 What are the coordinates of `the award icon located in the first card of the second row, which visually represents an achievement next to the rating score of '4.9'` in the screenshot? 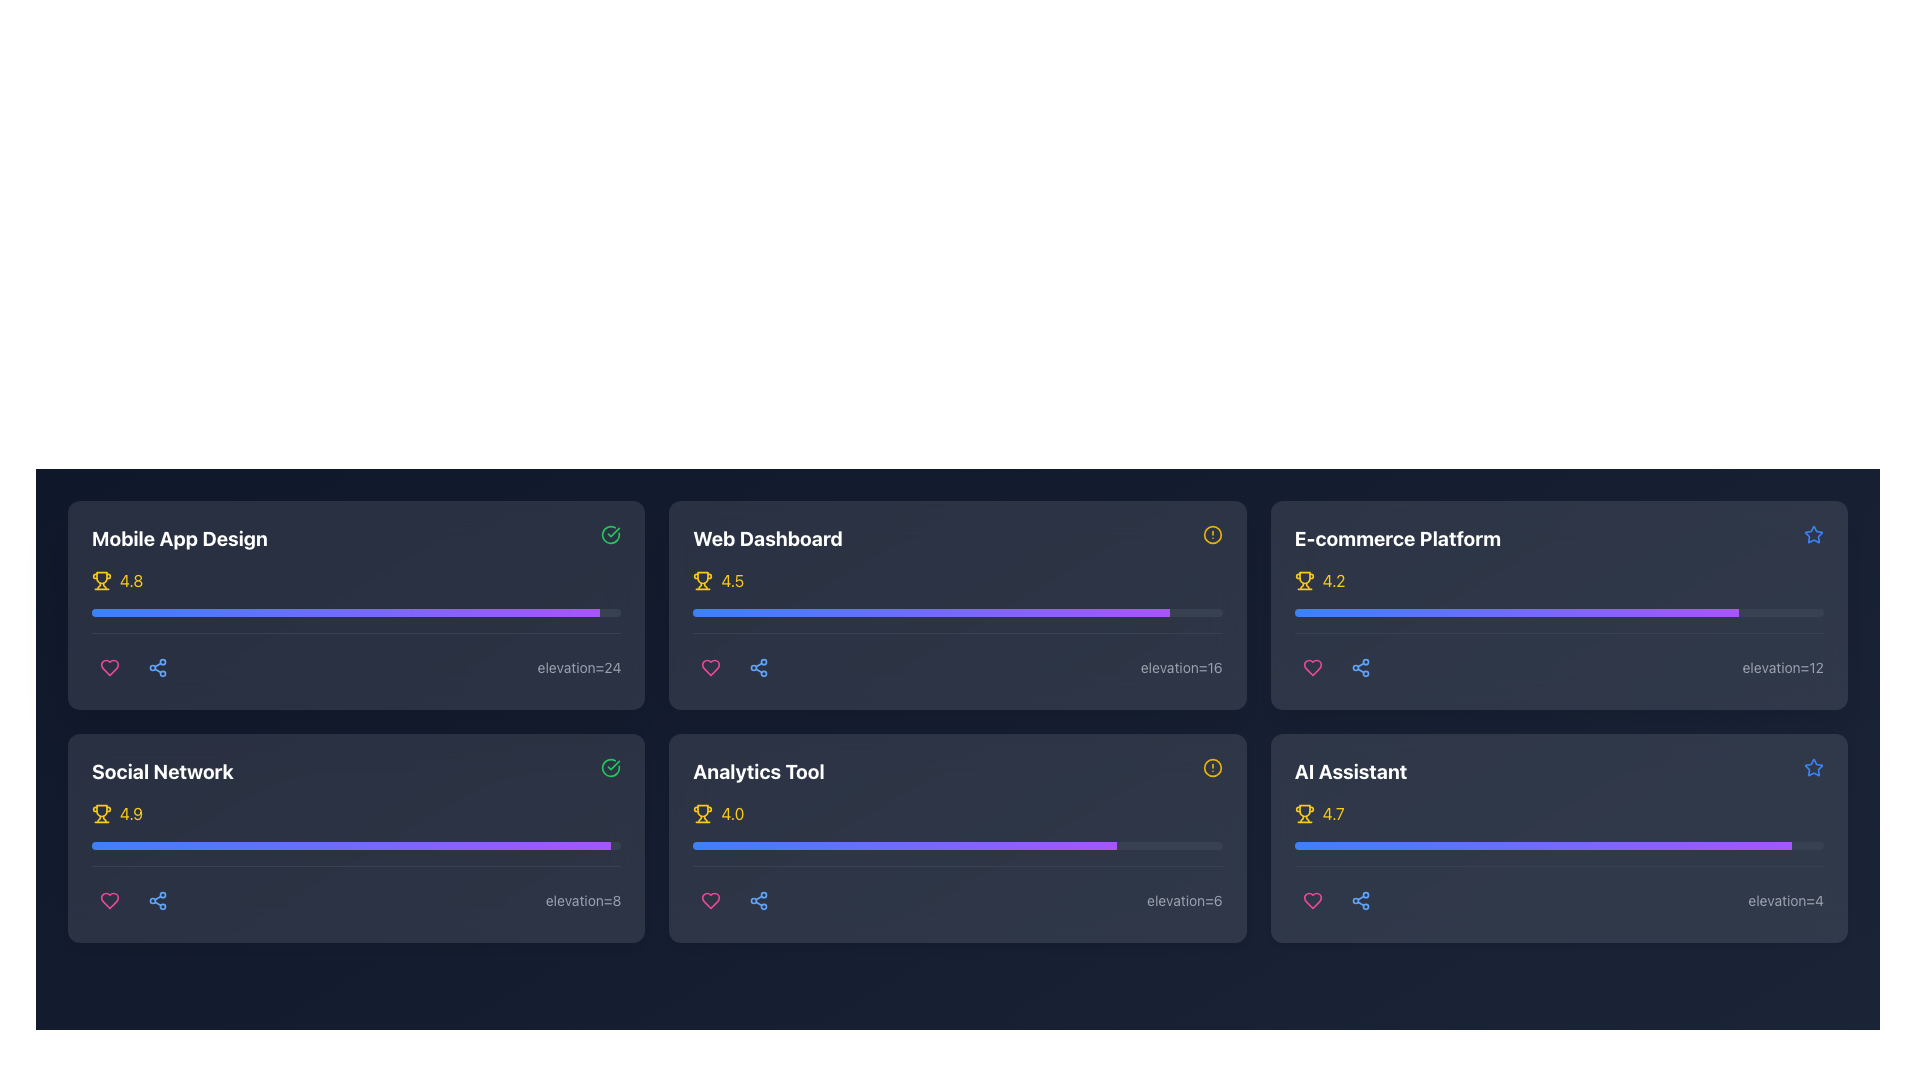 It's located at (100, 813).